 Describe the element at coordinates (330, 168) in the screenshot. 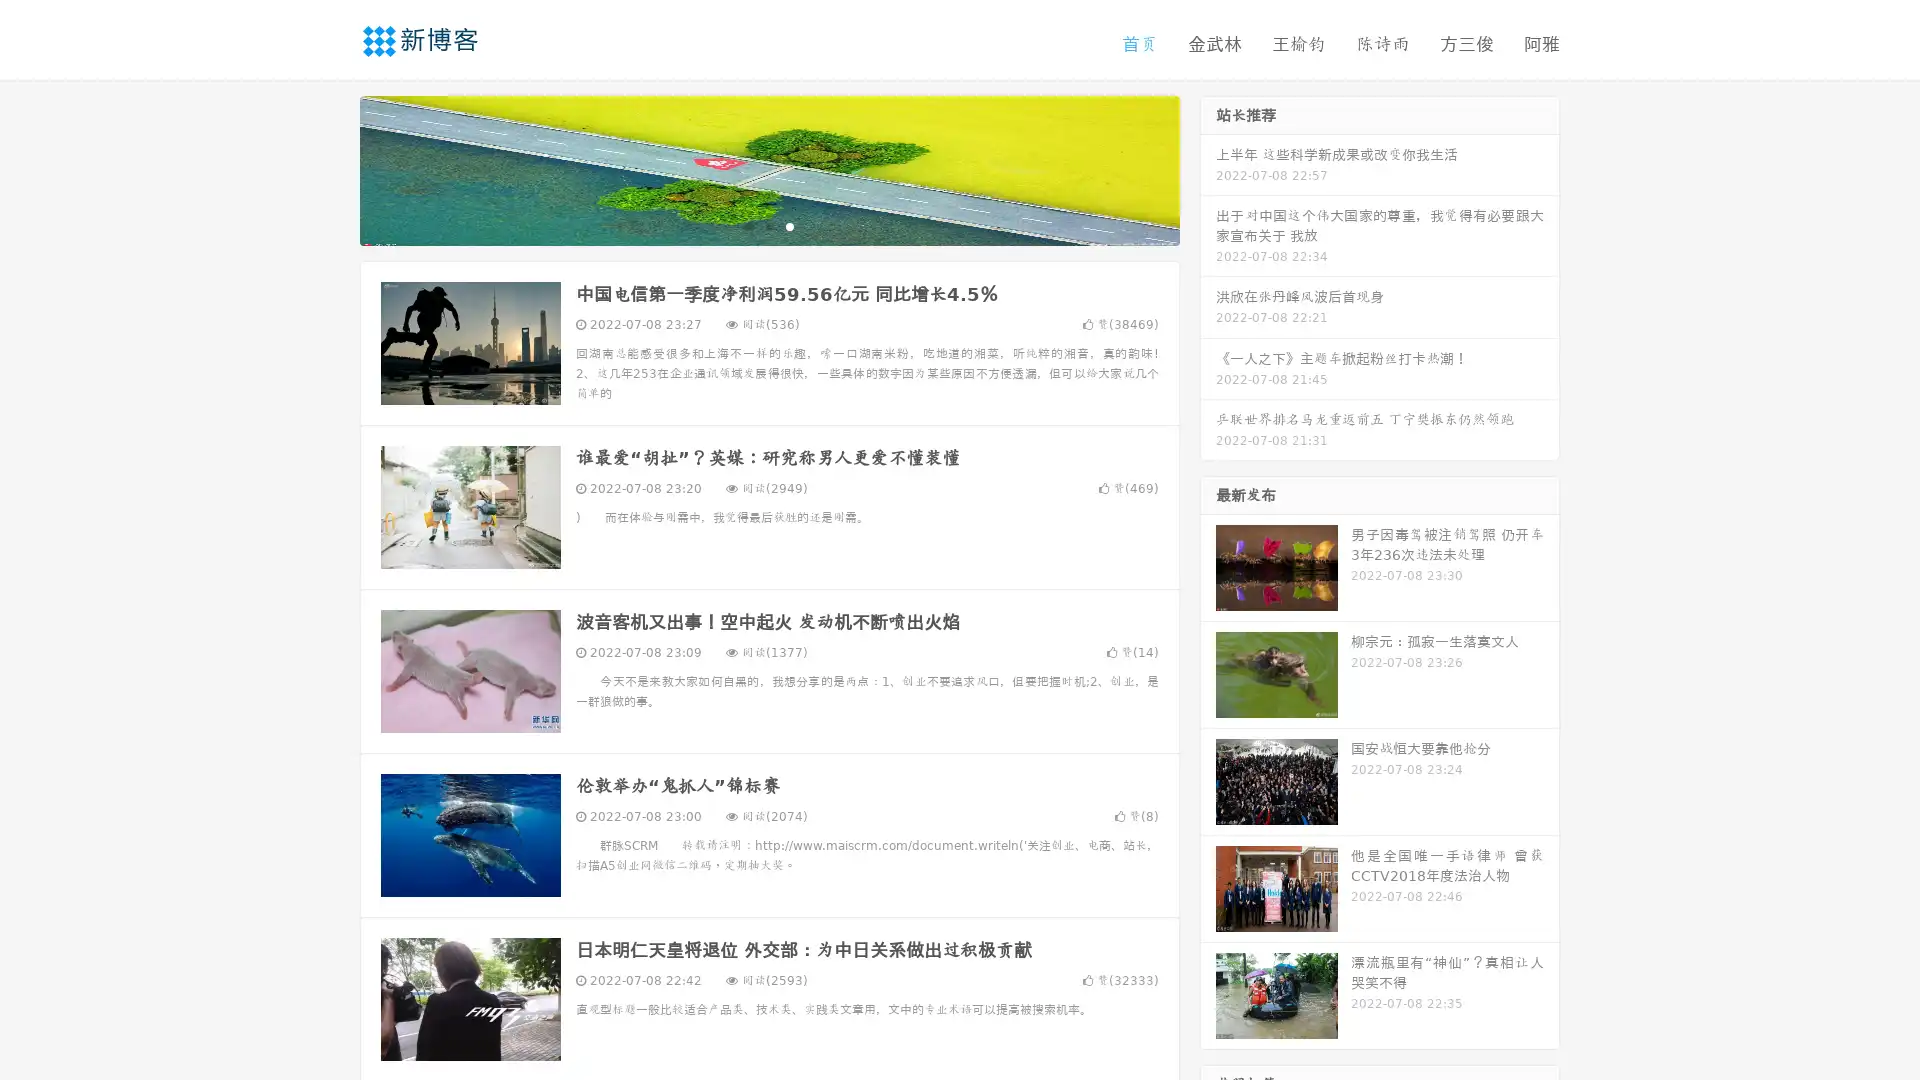

I see `Previous slide` at that location.